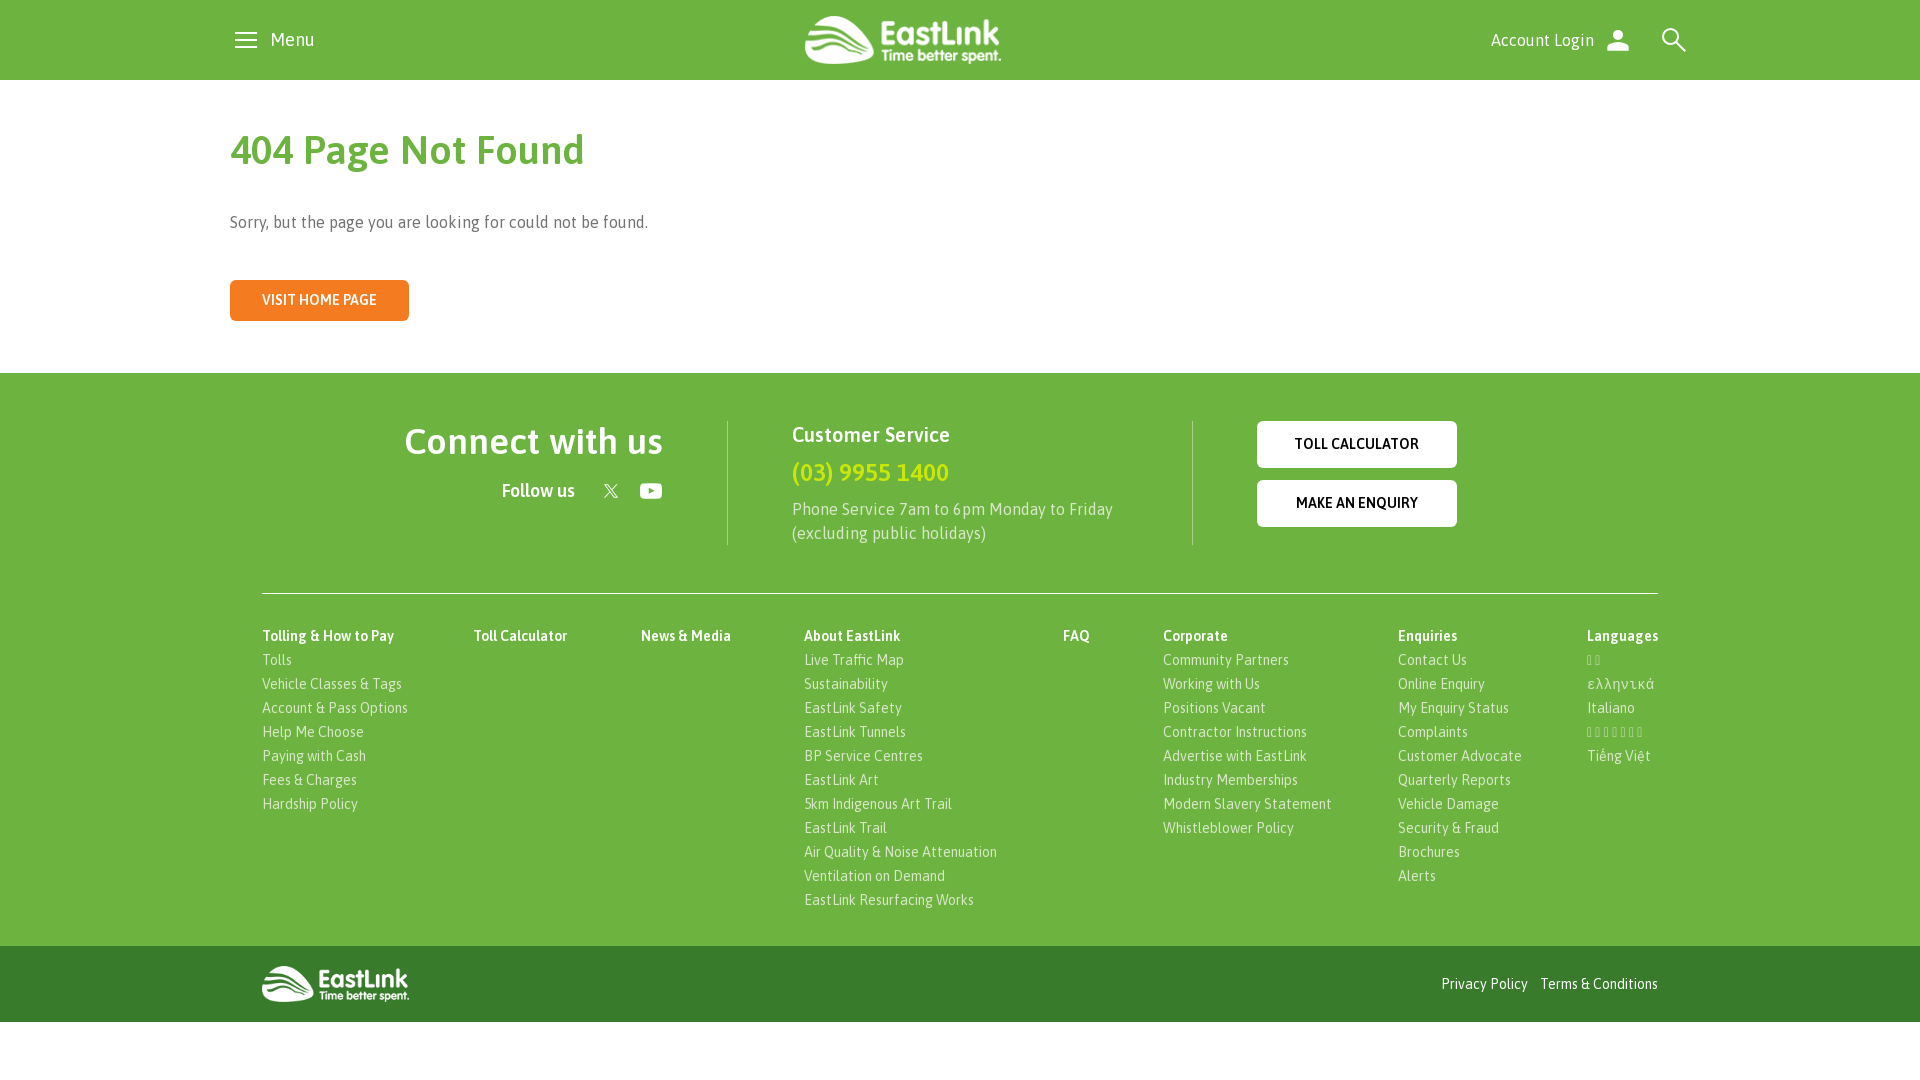 The width and height of the screenshot is (1920, 1080). I want to click on 'My Enquiry Status', so click(1461, 707).